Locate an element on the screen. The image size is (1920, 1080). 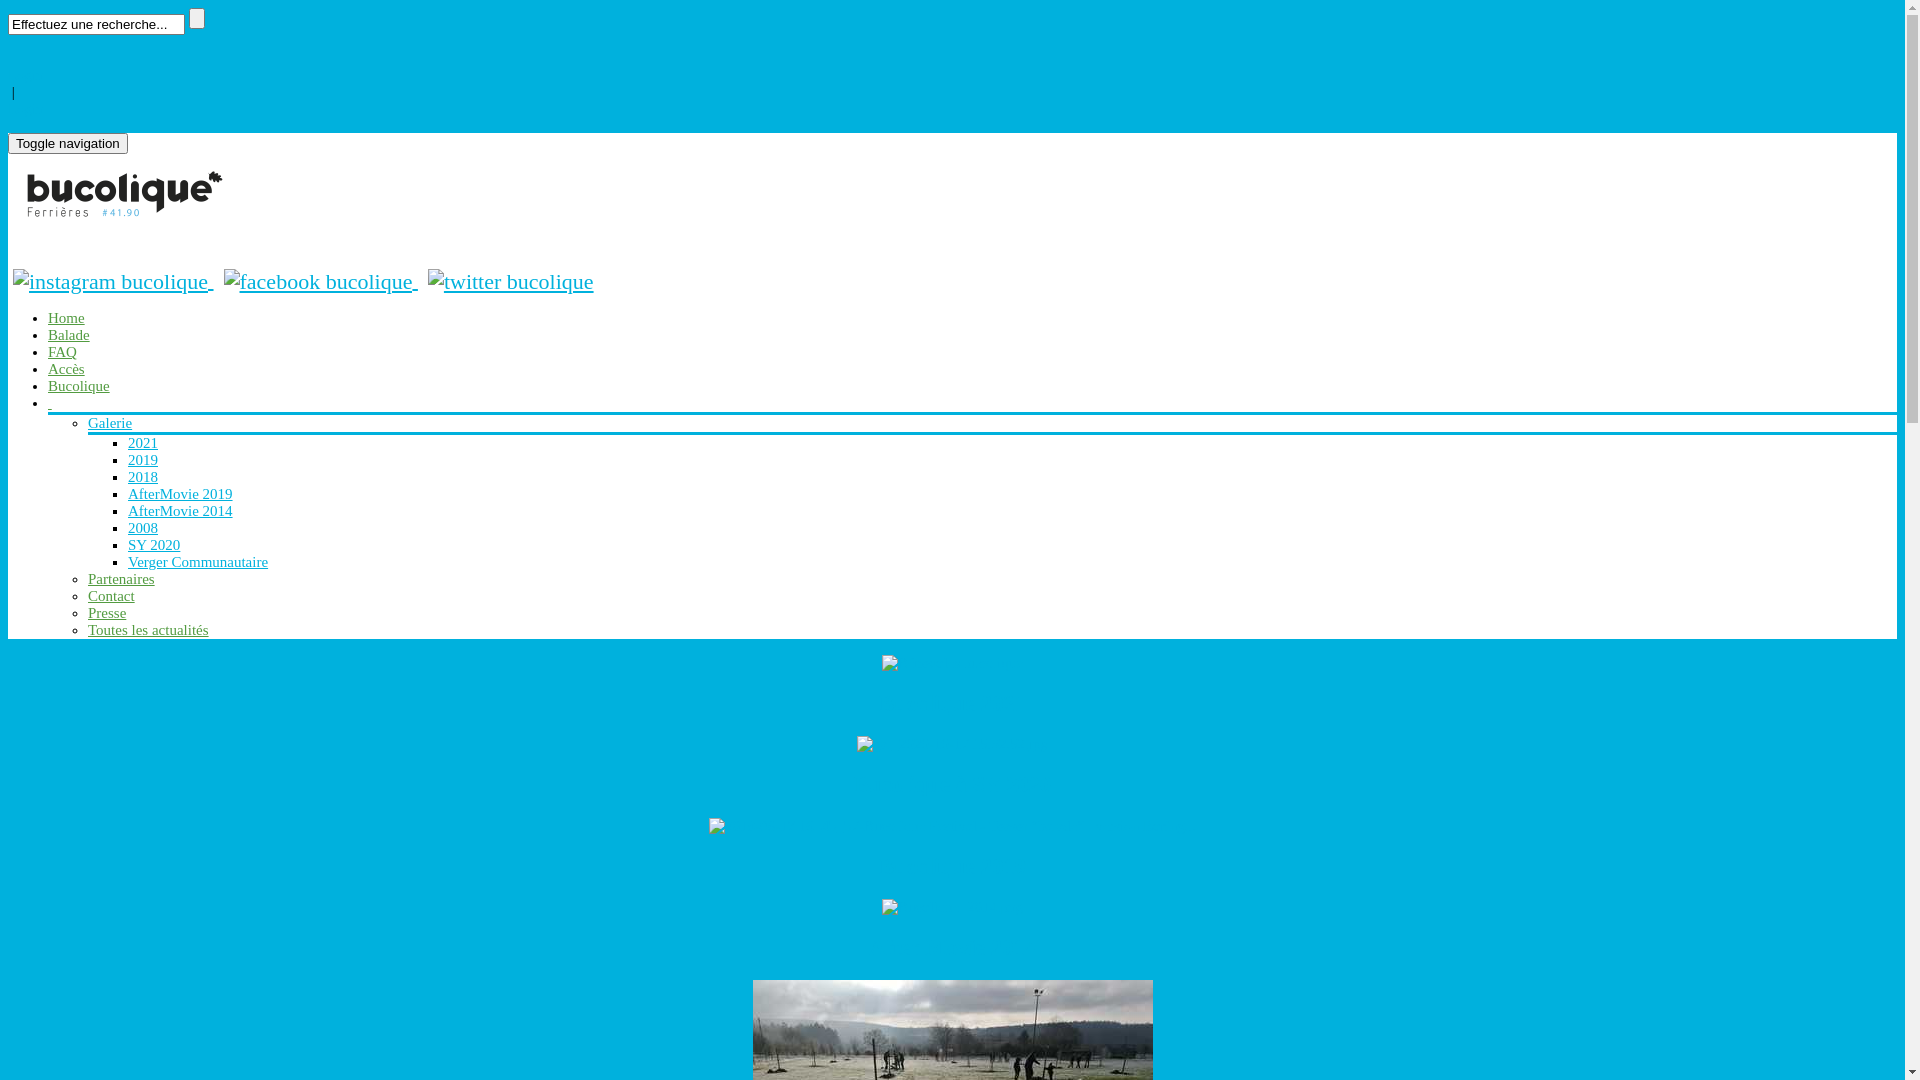
'Verger Communautaire' is located at coordinates (197, 562).